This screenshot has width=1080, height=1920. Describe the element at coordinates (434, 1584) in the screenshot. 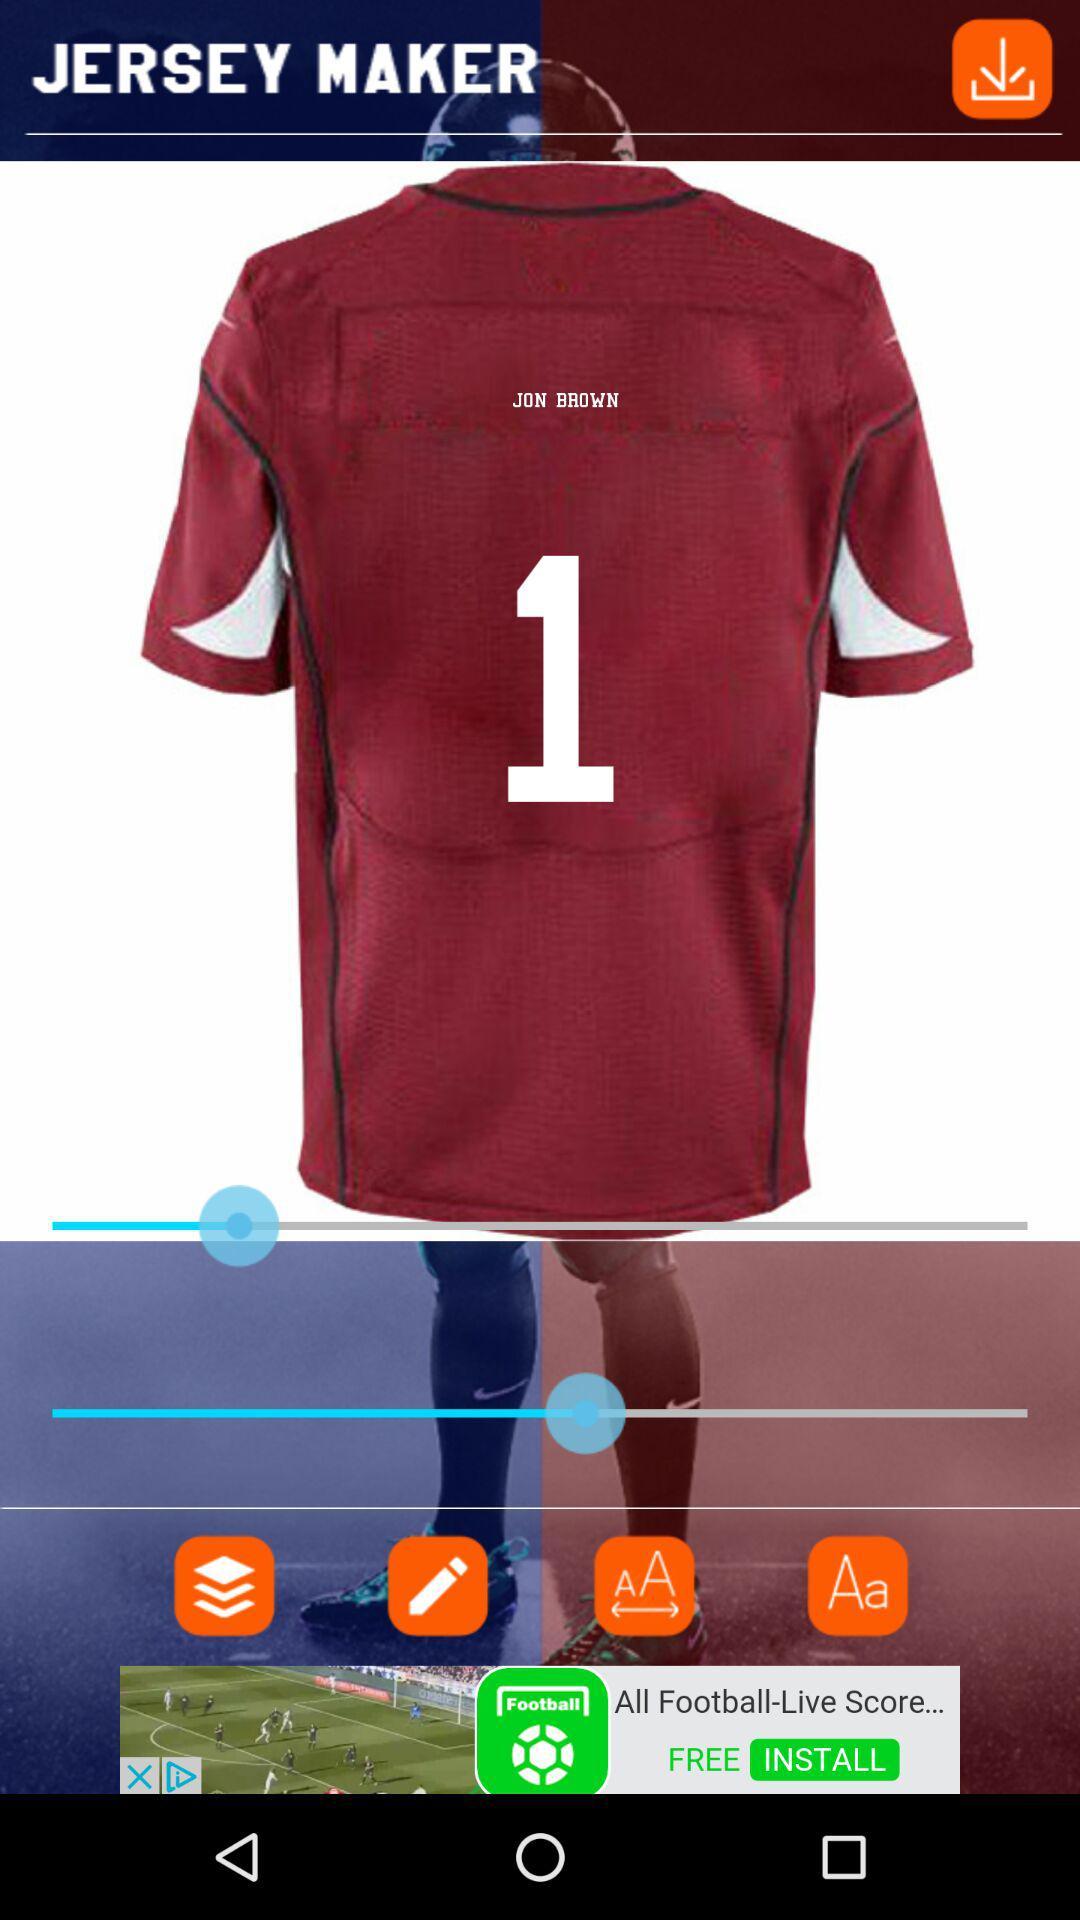

I see `write option` at that location.